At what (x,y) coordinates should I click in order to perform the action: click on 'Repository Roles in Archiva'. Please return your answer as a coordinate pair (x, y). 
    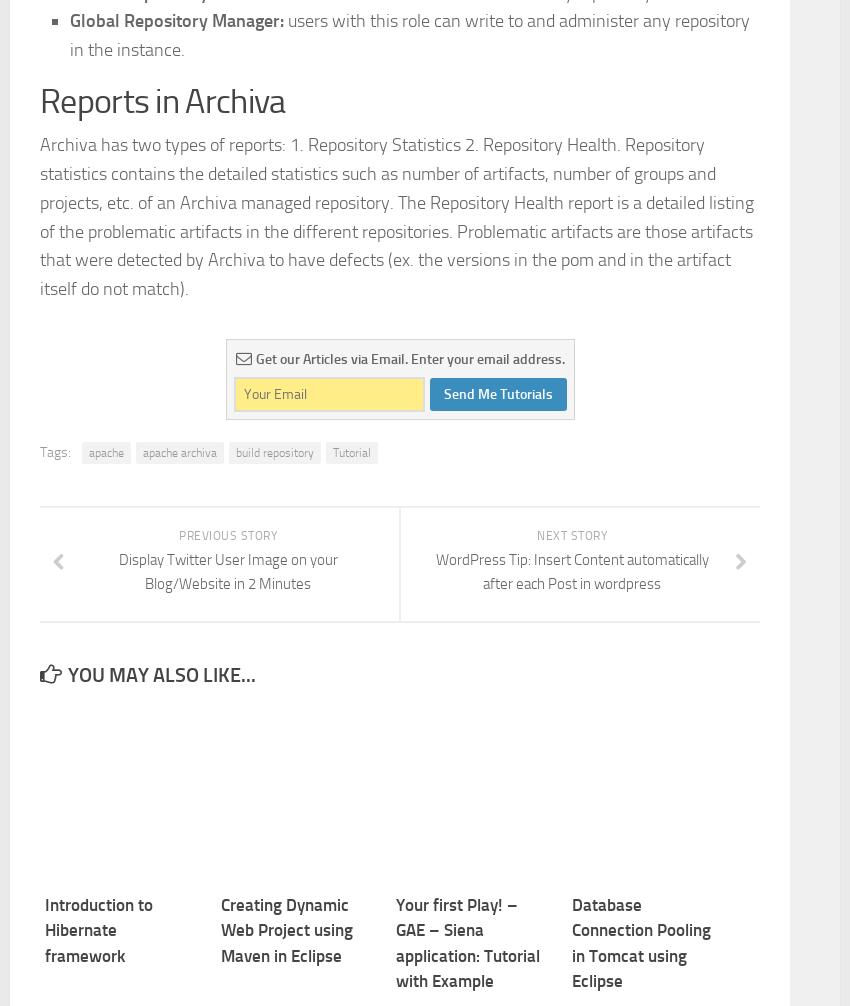
    Looking at the image, I should click on (223, 84).